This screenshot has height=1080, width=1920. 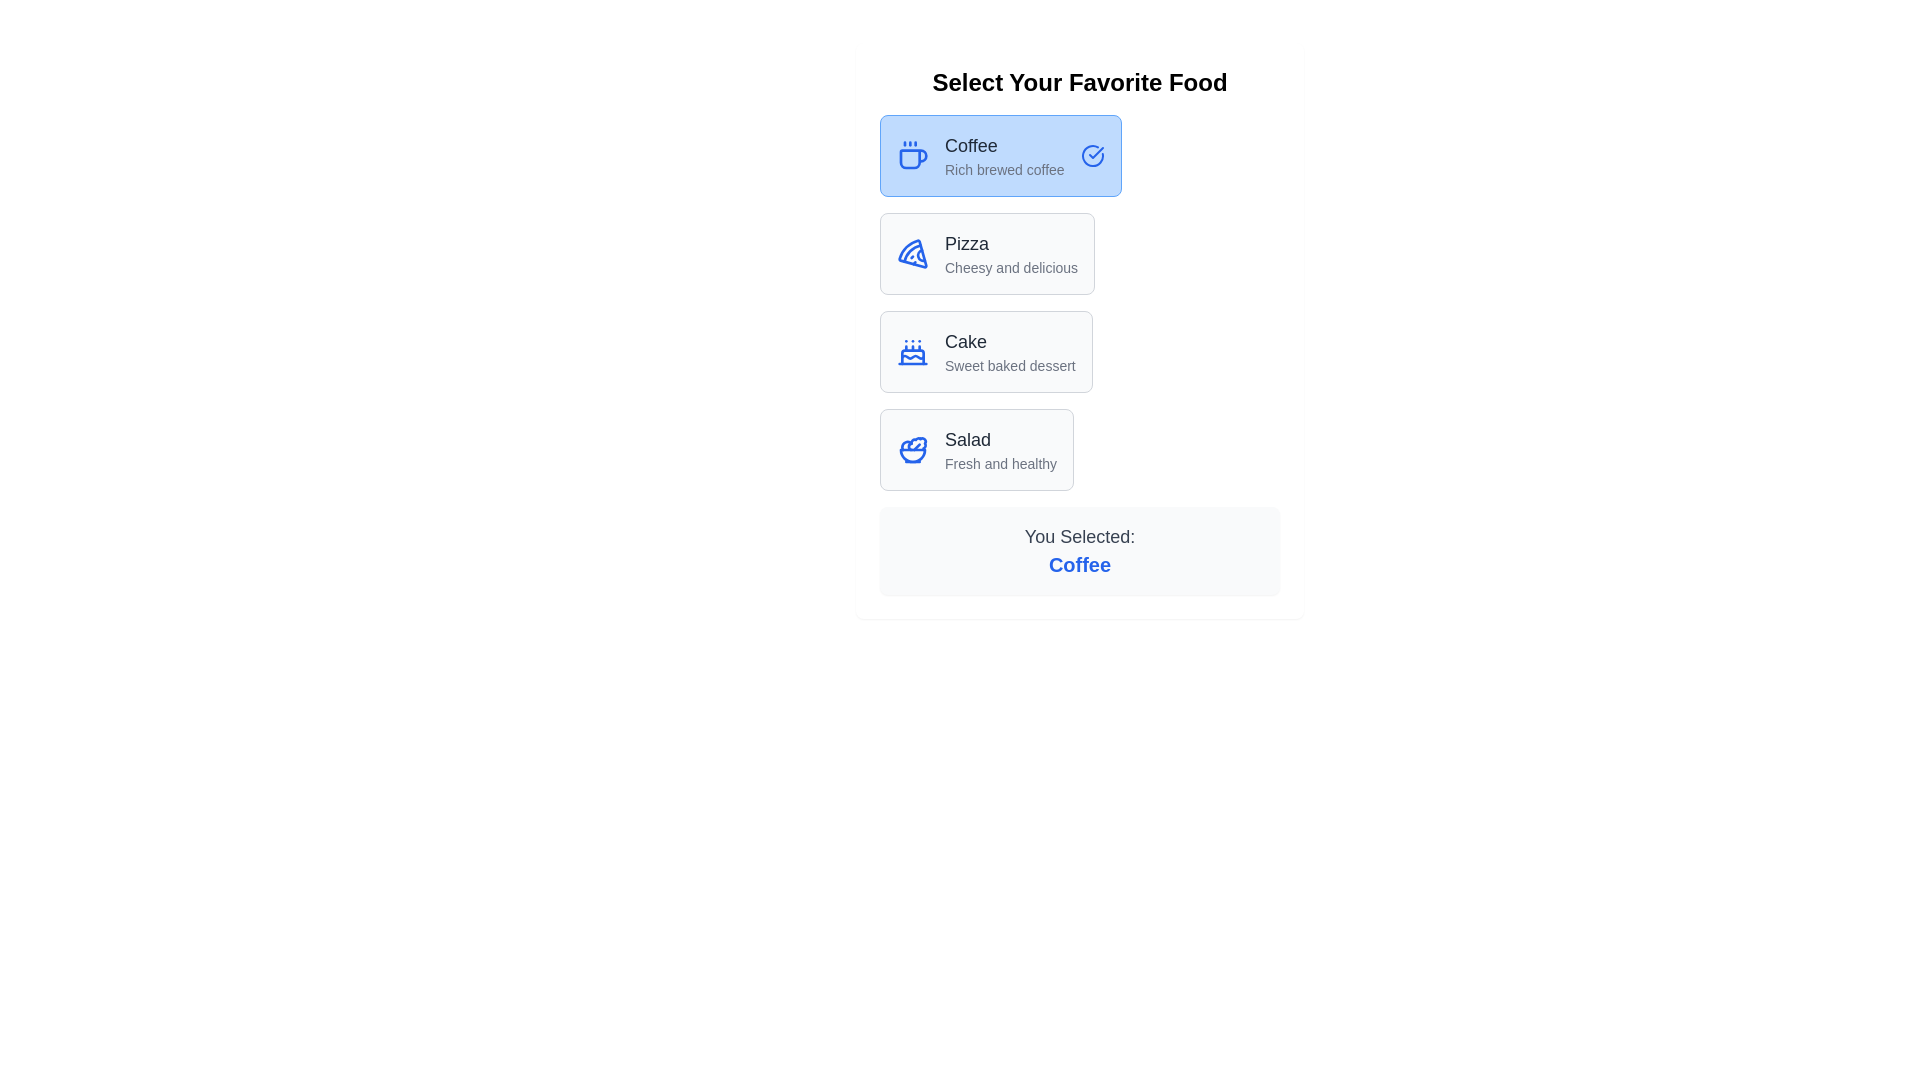 What do you see at coordinates (1001, 450) in the screenshot?
I see `the descriptive text label located within the fourth option of the 'Select Your Favorite Food' list, positioned beneath 'Cake' and above the user's selection` at bounding box center [1001, 450].